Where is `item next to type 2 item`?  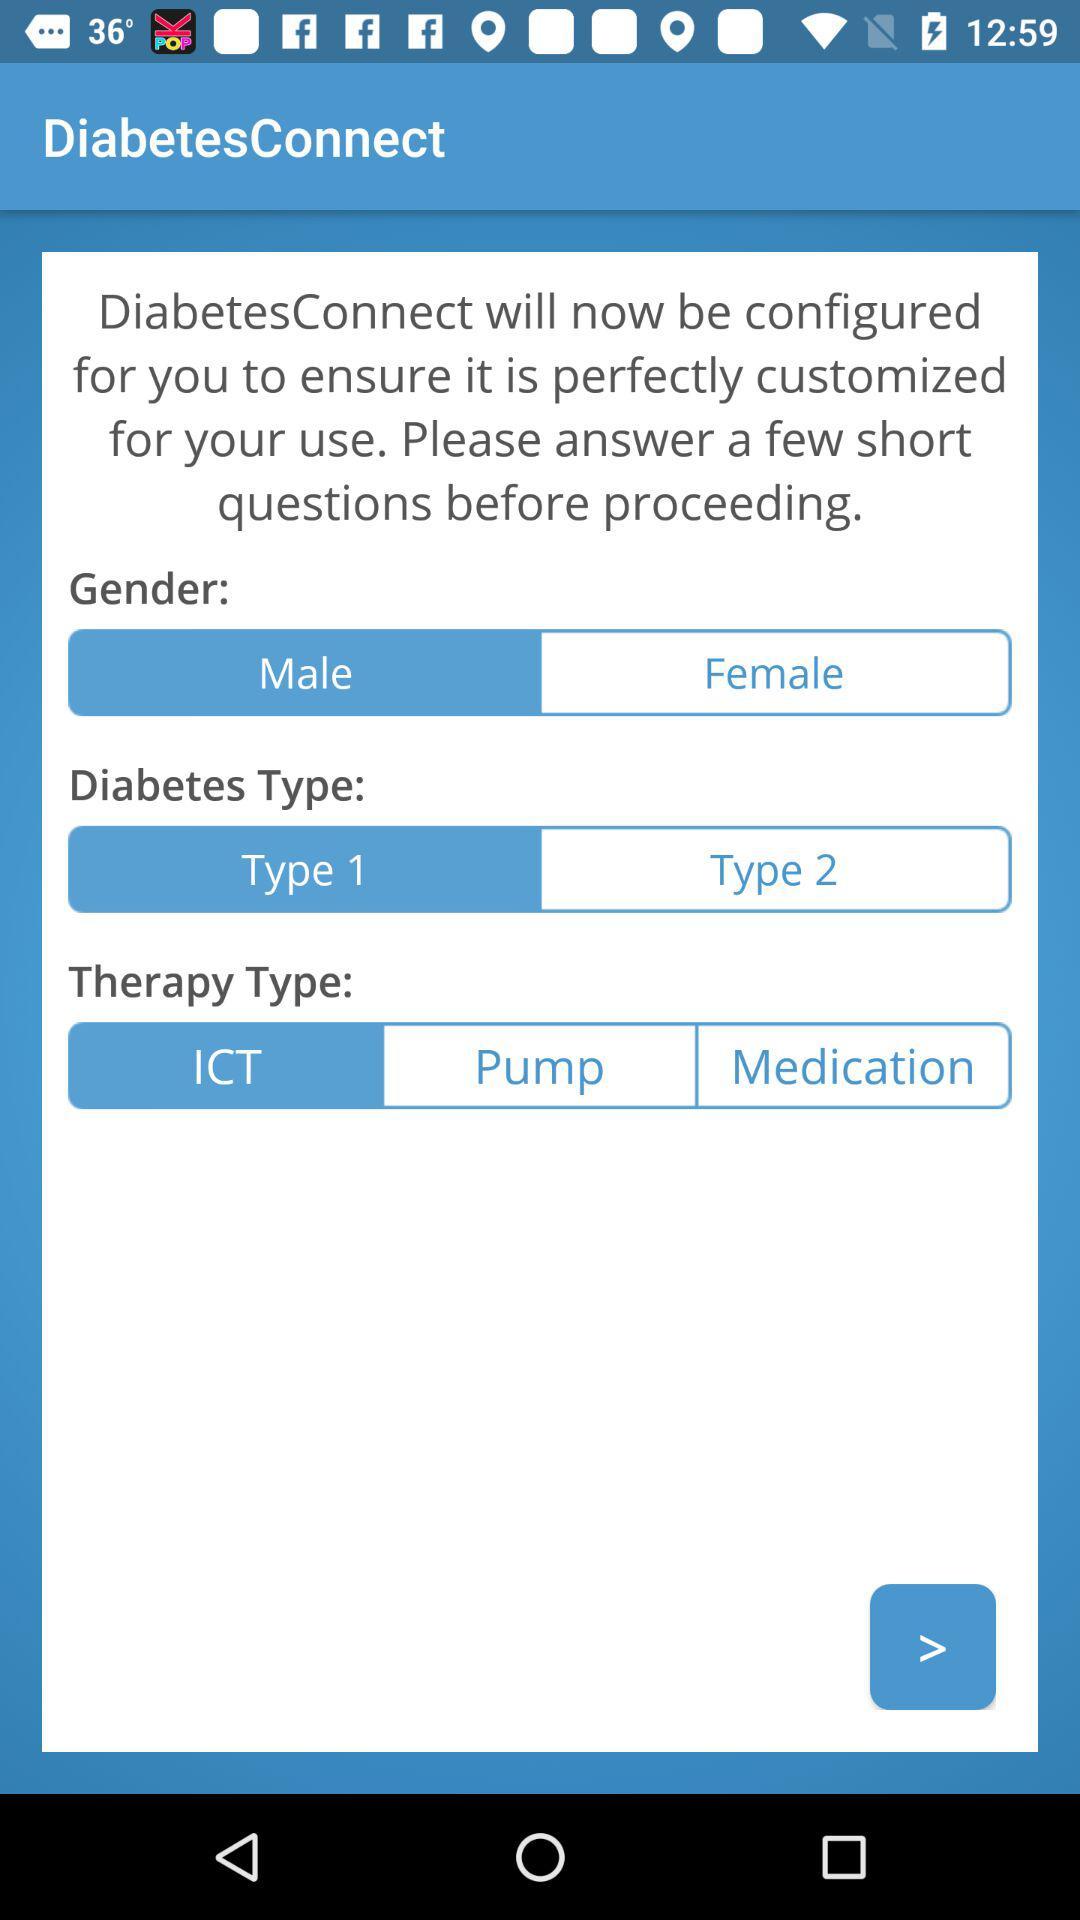 item next to type 2 item is located at coordinates (304, 869).